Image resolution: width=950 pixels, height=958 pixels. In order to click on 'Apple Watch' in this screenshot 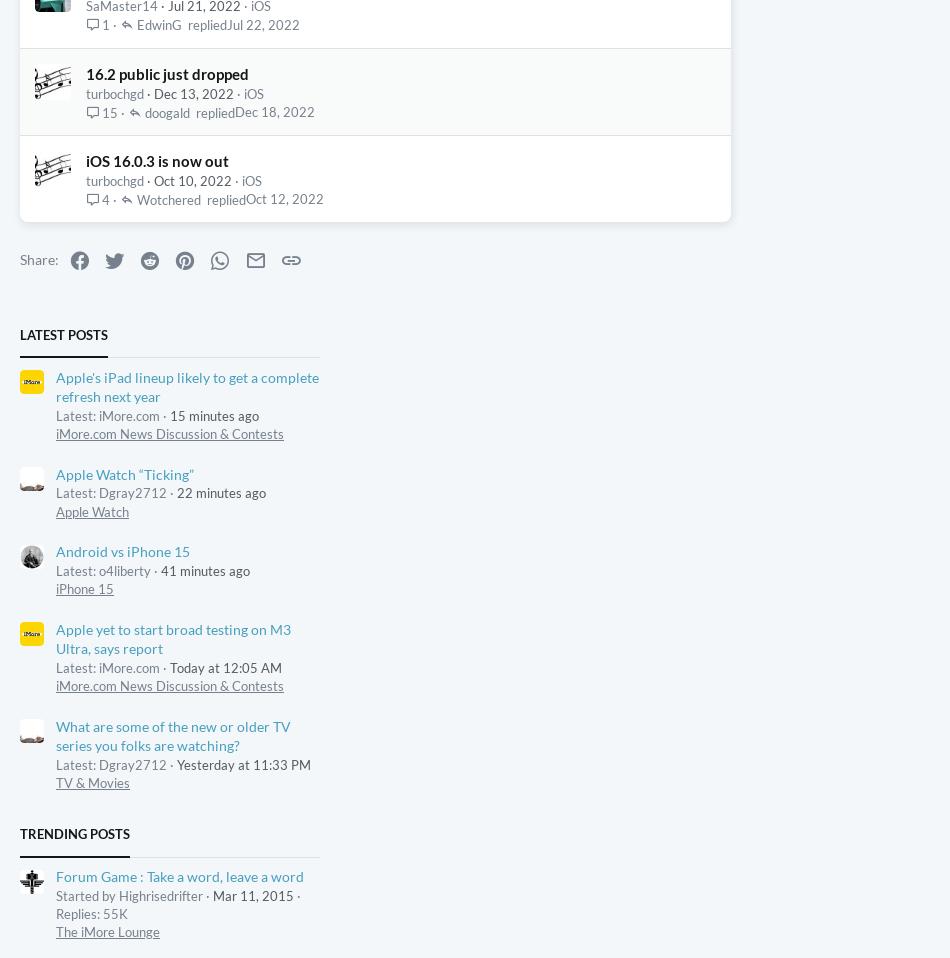, I will do `click(319, 612)`.